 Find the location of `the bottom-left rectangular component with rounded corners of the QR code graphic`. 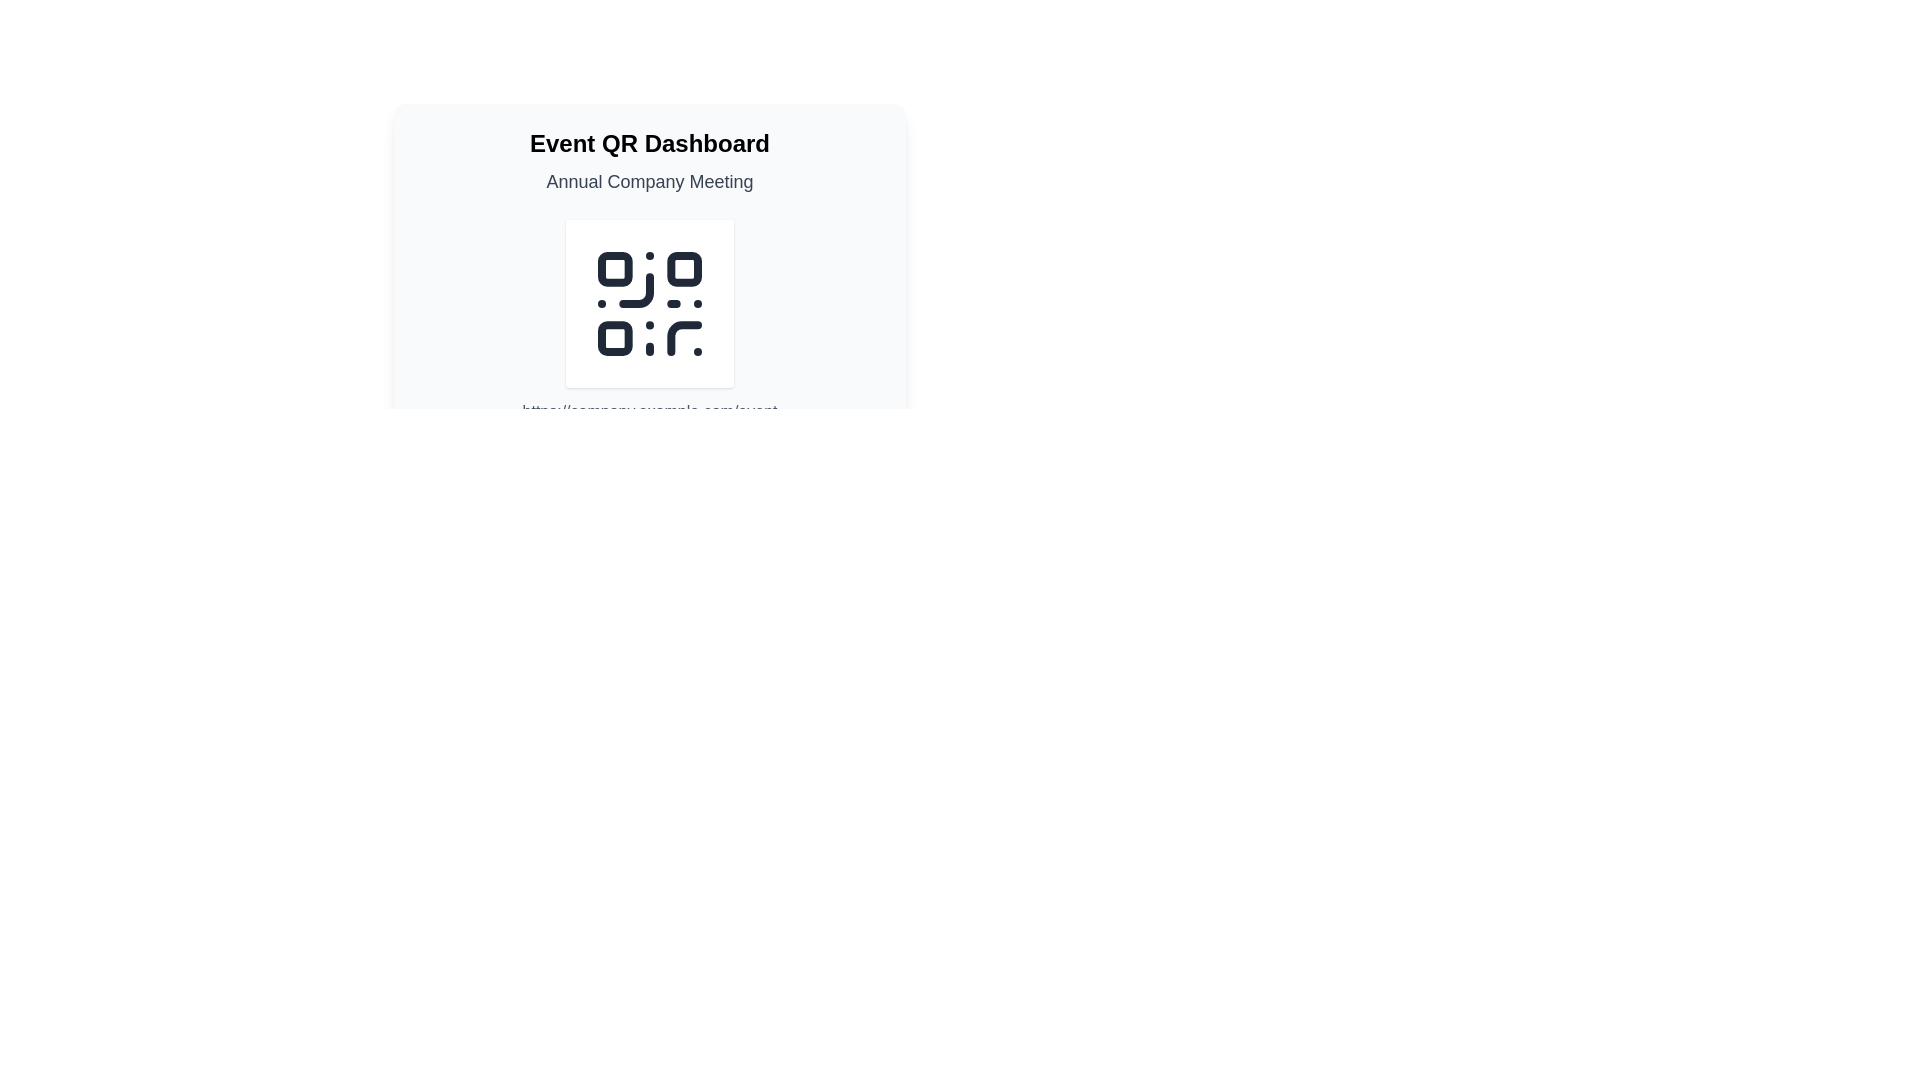

the bottom-left rectangular component with rounded corners of the QR code graphic is located at coordinates (614, 337).